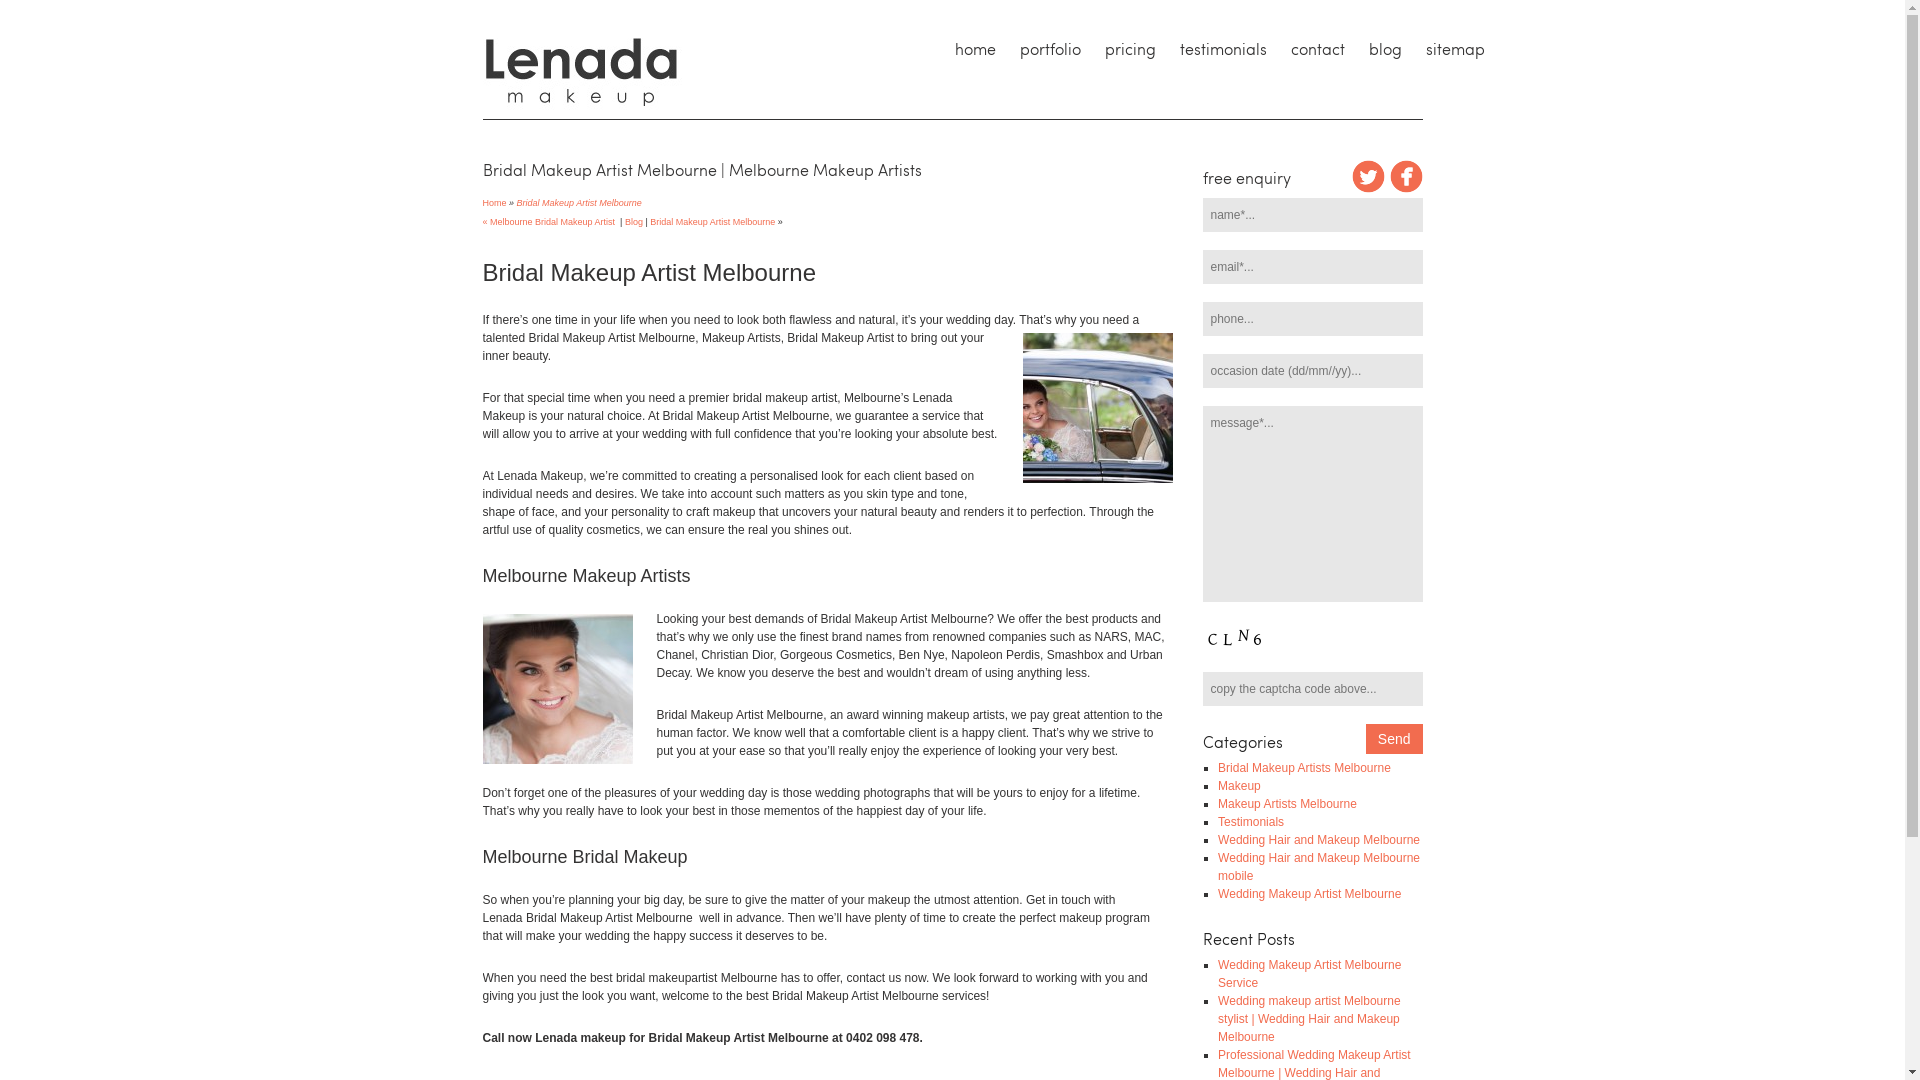  Describe the element at coordinates (1455, 48) in the screenshot. I see `'sitemap'` at that location.